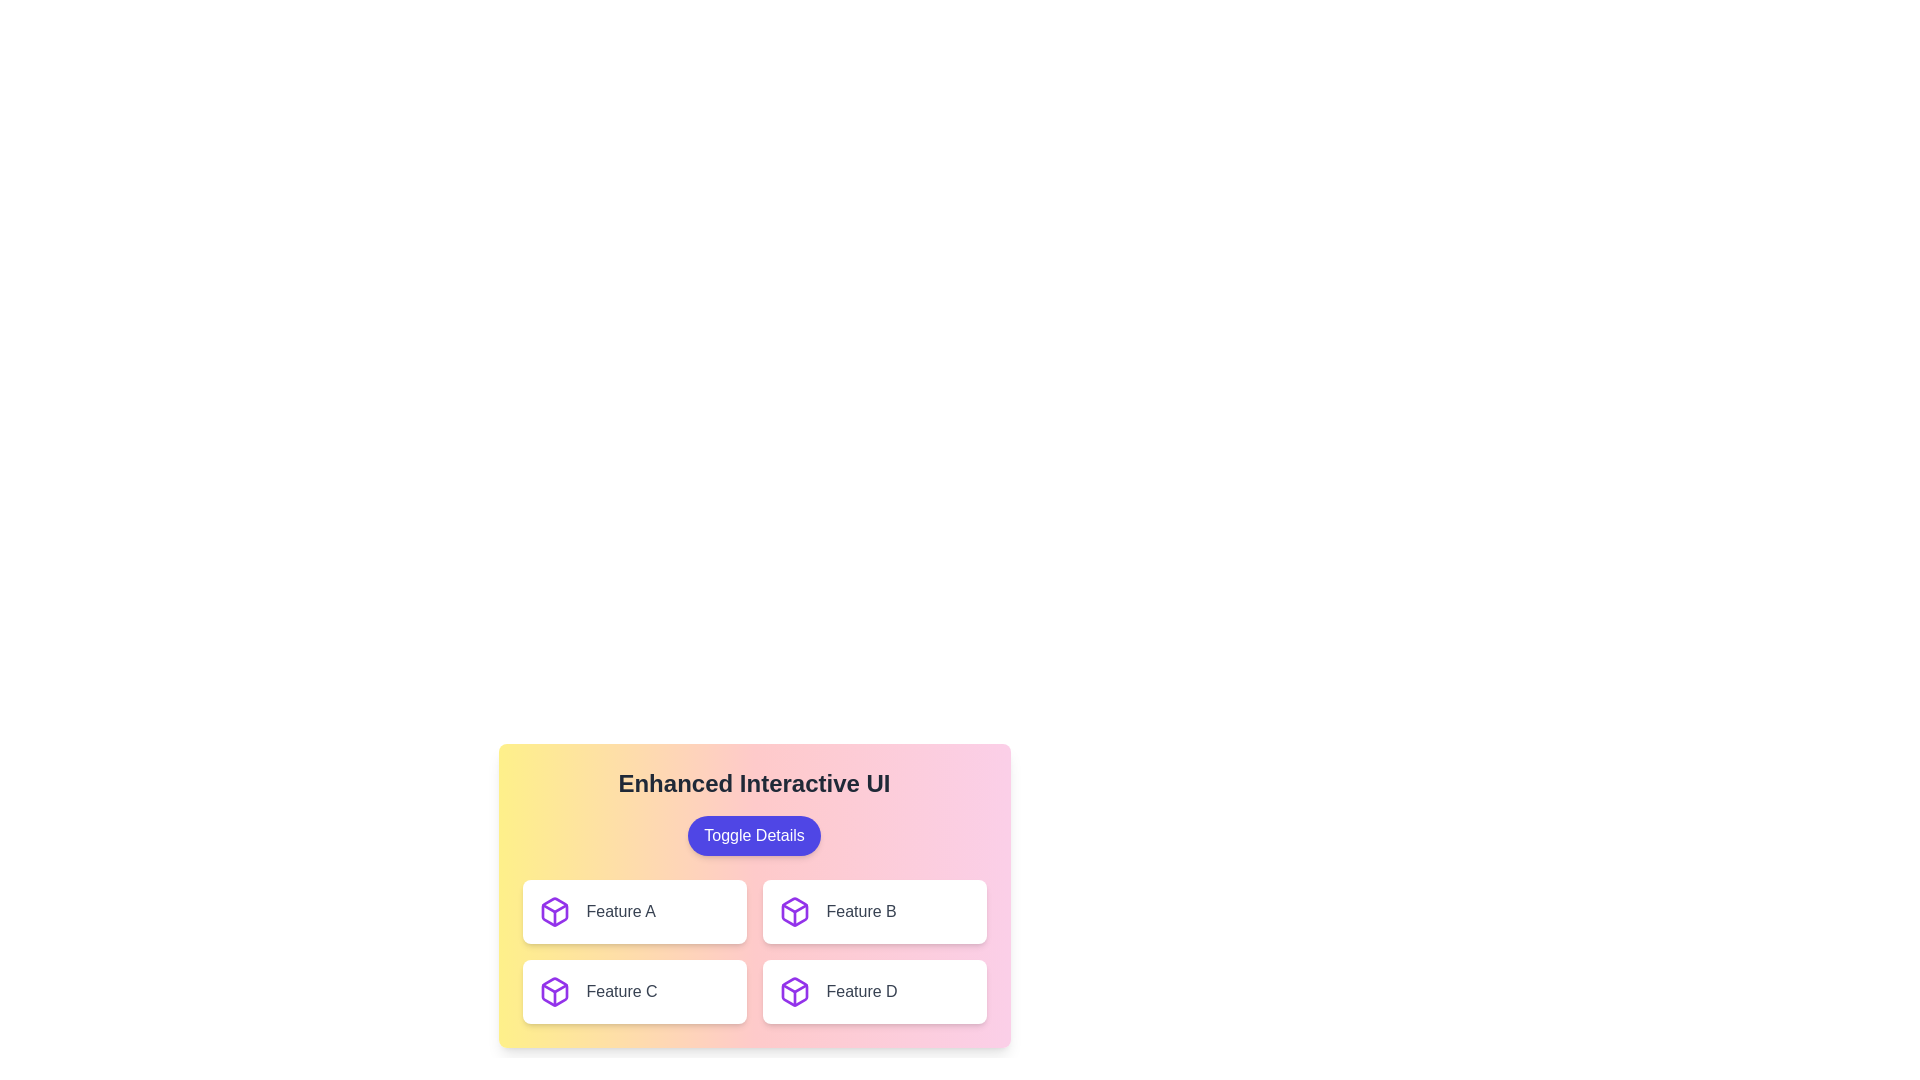 The width and height of the screenshot is (1920, 1080). I want to click on the 'Feature D' text label styled in gray, located at the bottom right of the feature grid inside a card-like structure, so click(862, 991).